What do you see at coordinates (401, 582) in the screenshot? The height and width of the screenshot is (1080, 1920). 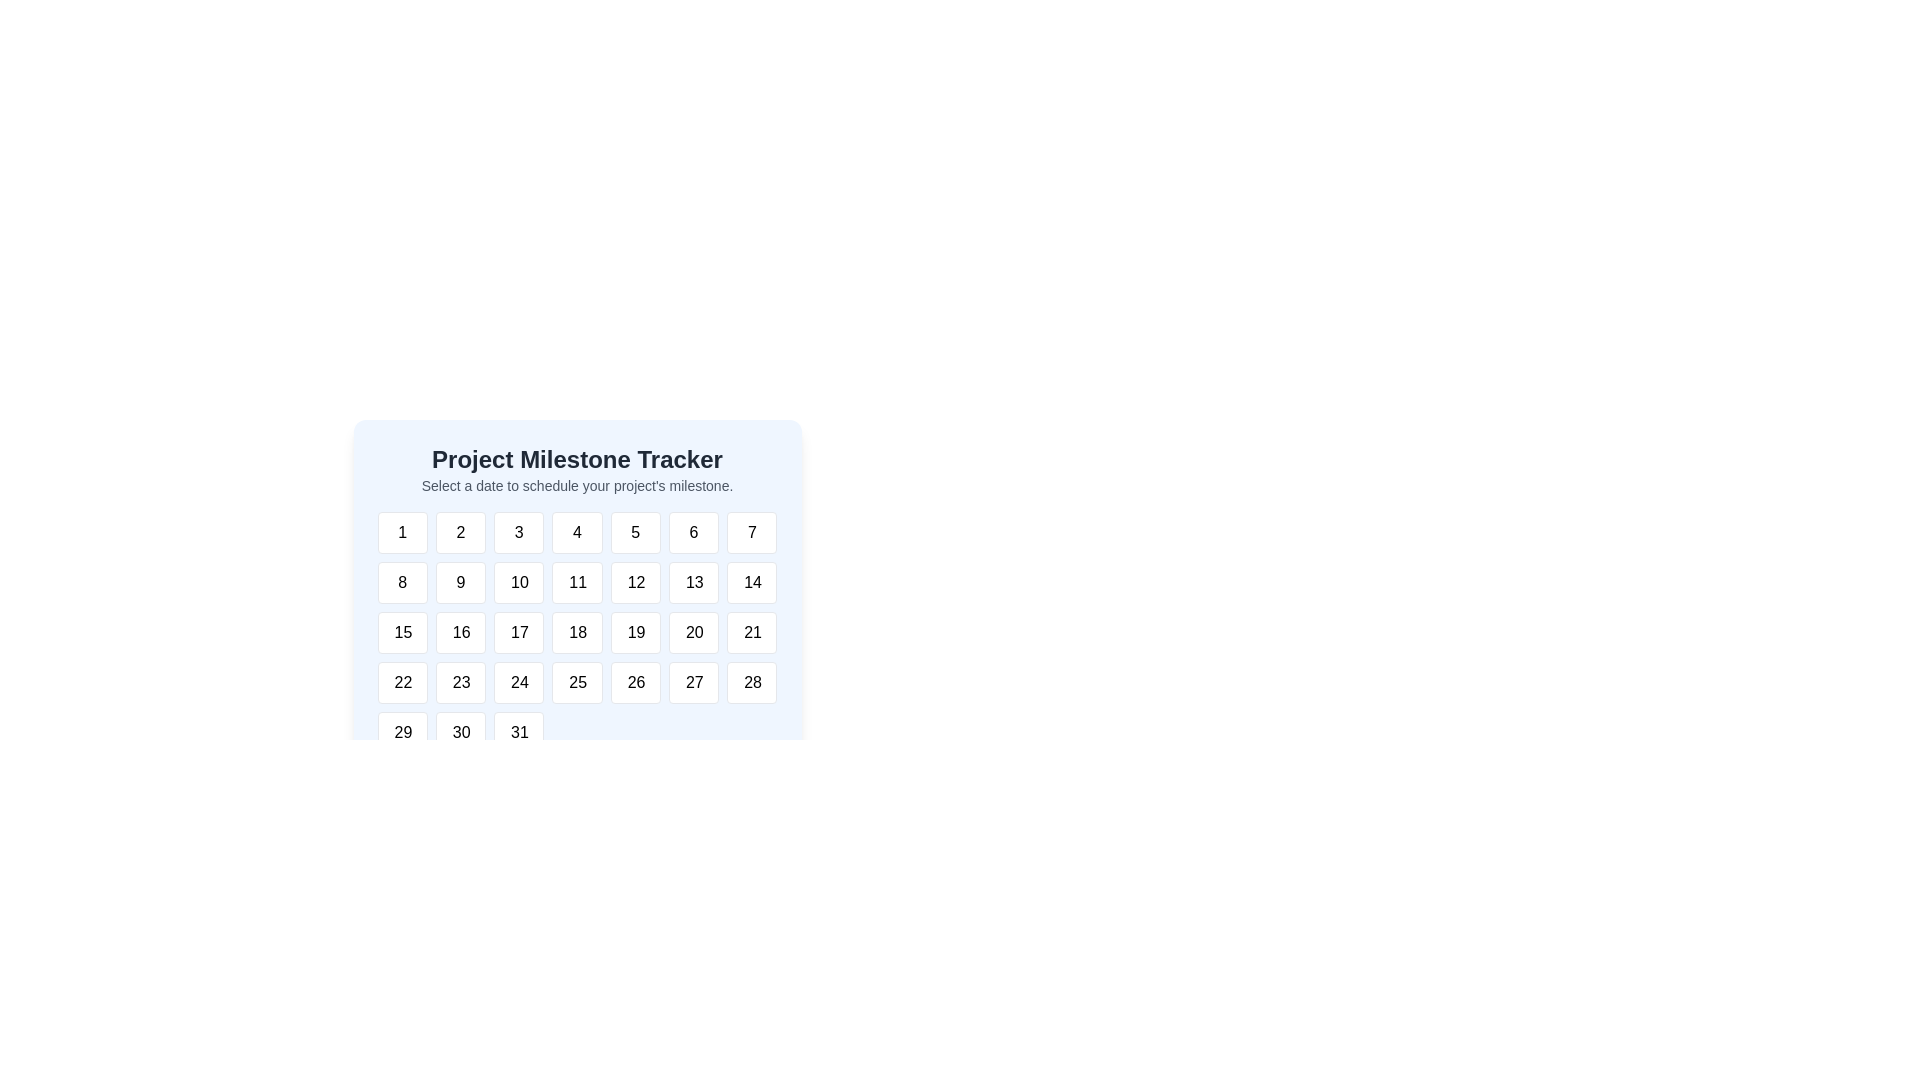 I see `the button displaying the number '8' in the Project Milestone Tracker calendar interface` at bounding box center [401, 582].